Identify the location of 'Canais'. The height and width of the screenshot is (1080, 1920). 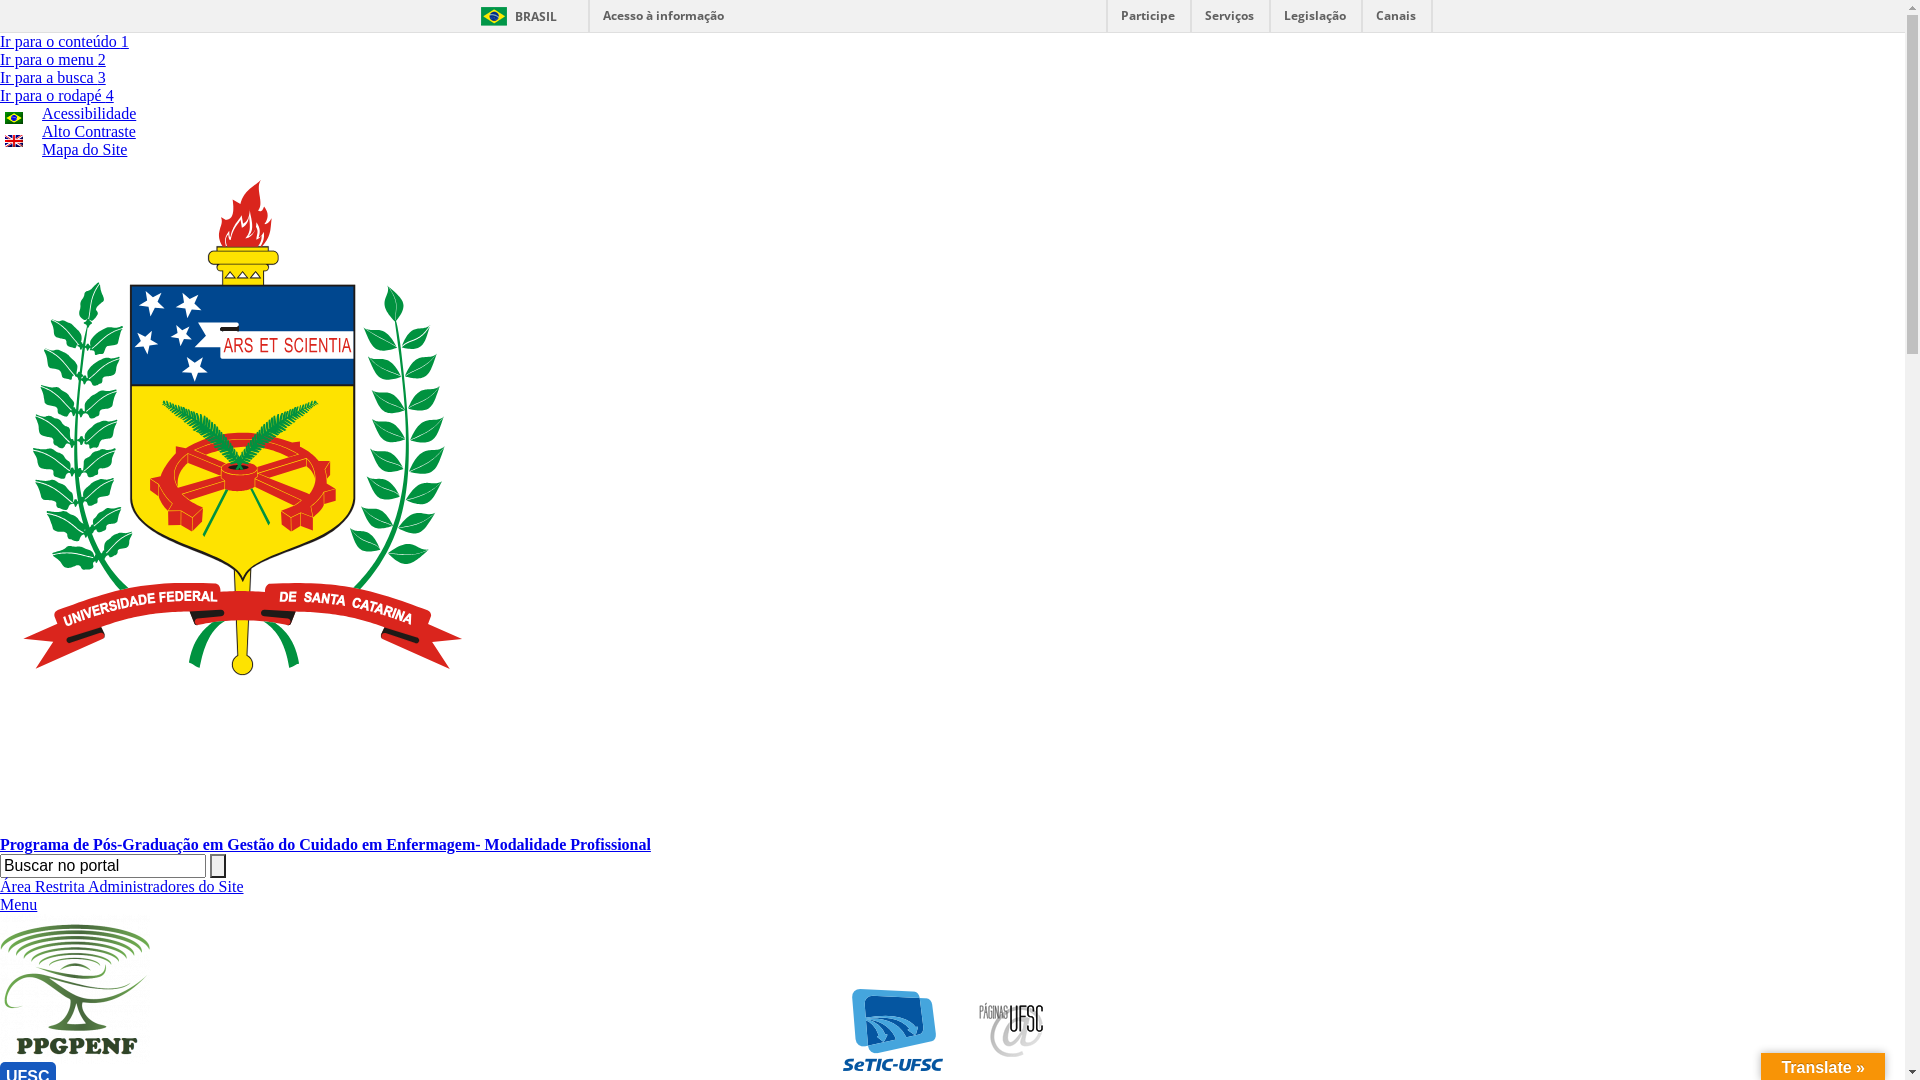
(1395, 19).